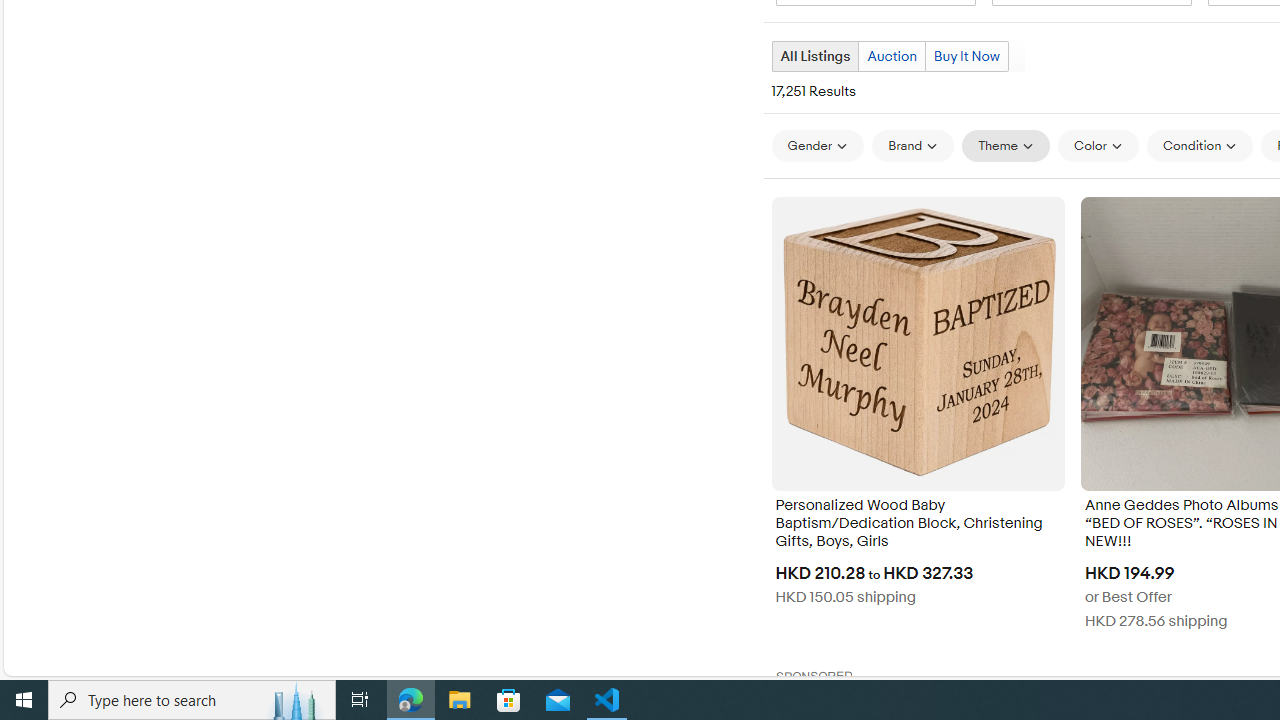 The image size is (1280, 720). Describe the element at coordinates (1006, 145) in the screenshot. I see `'Theme'` at that location.